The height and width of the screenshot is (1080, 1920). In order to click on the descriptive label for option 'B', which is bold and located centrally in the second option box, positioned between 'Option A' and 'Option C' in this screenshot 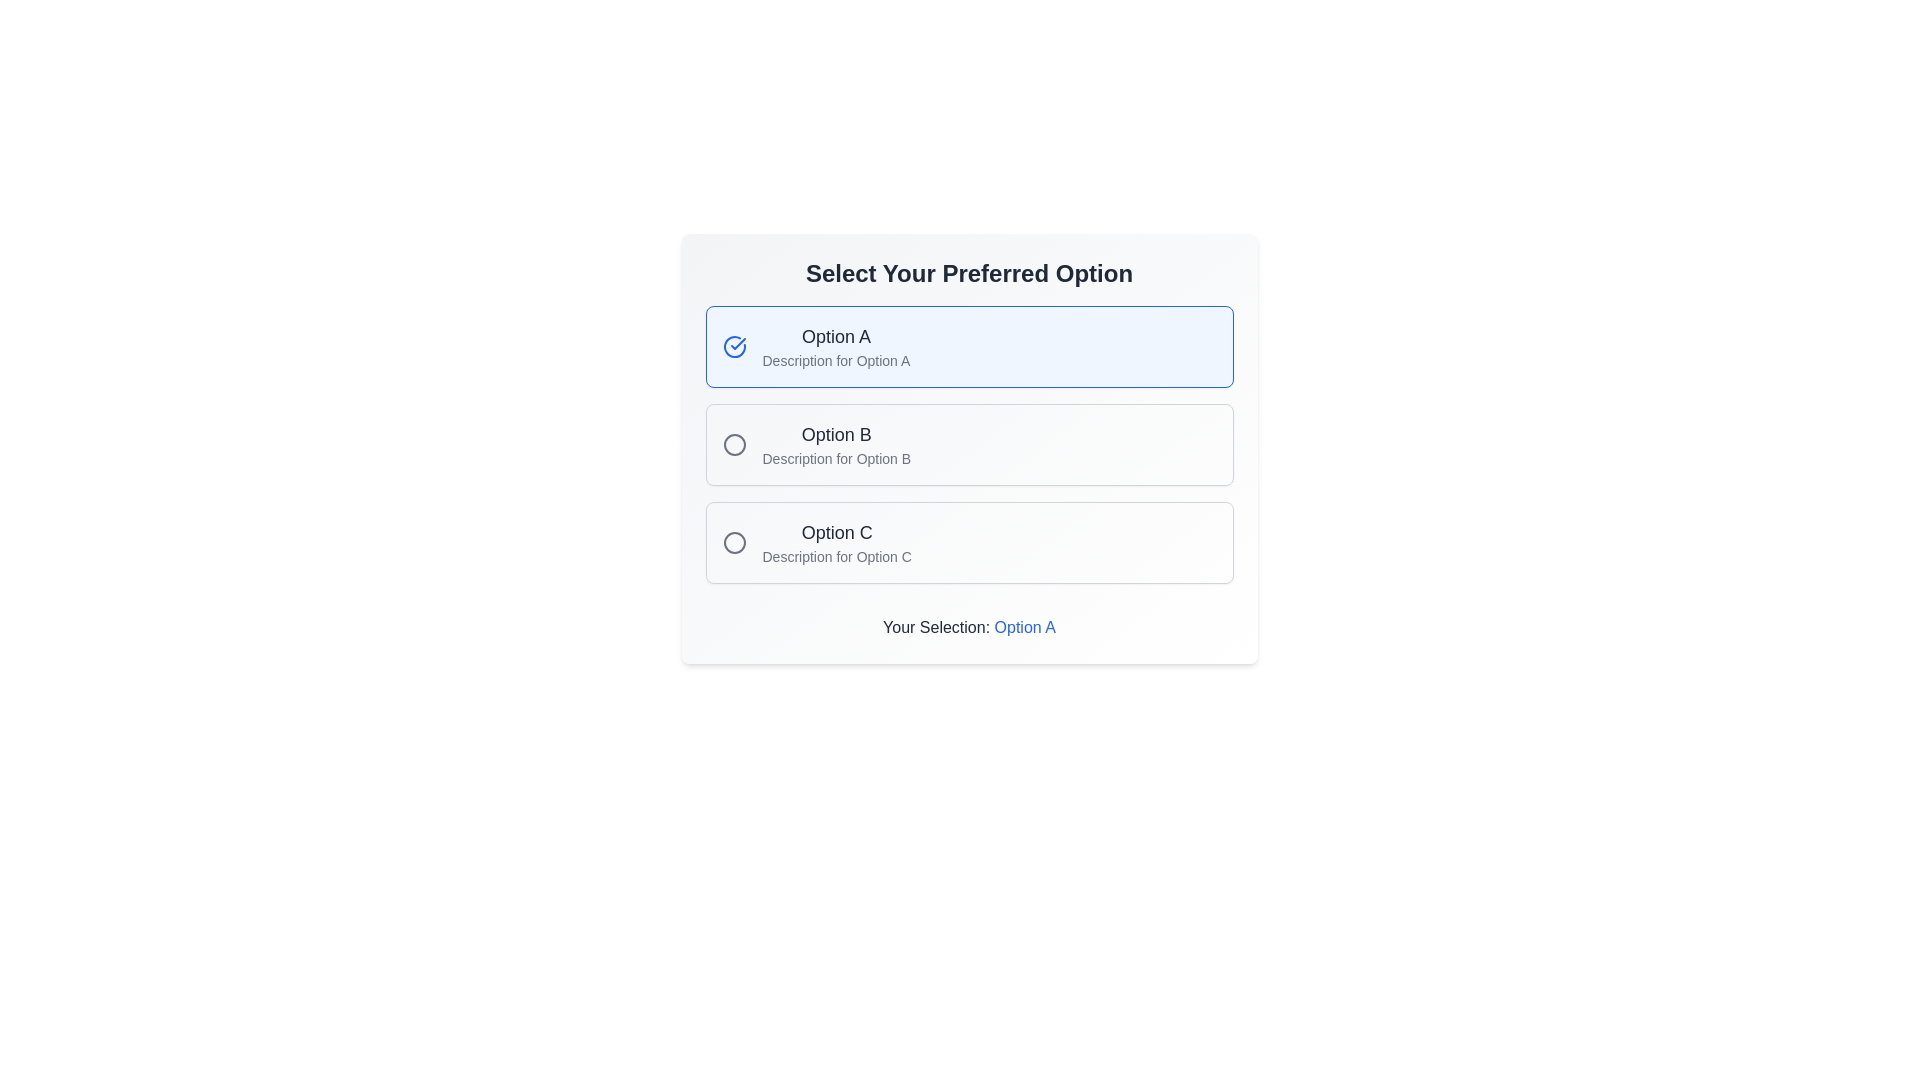, I will do `click(836, 443)`.